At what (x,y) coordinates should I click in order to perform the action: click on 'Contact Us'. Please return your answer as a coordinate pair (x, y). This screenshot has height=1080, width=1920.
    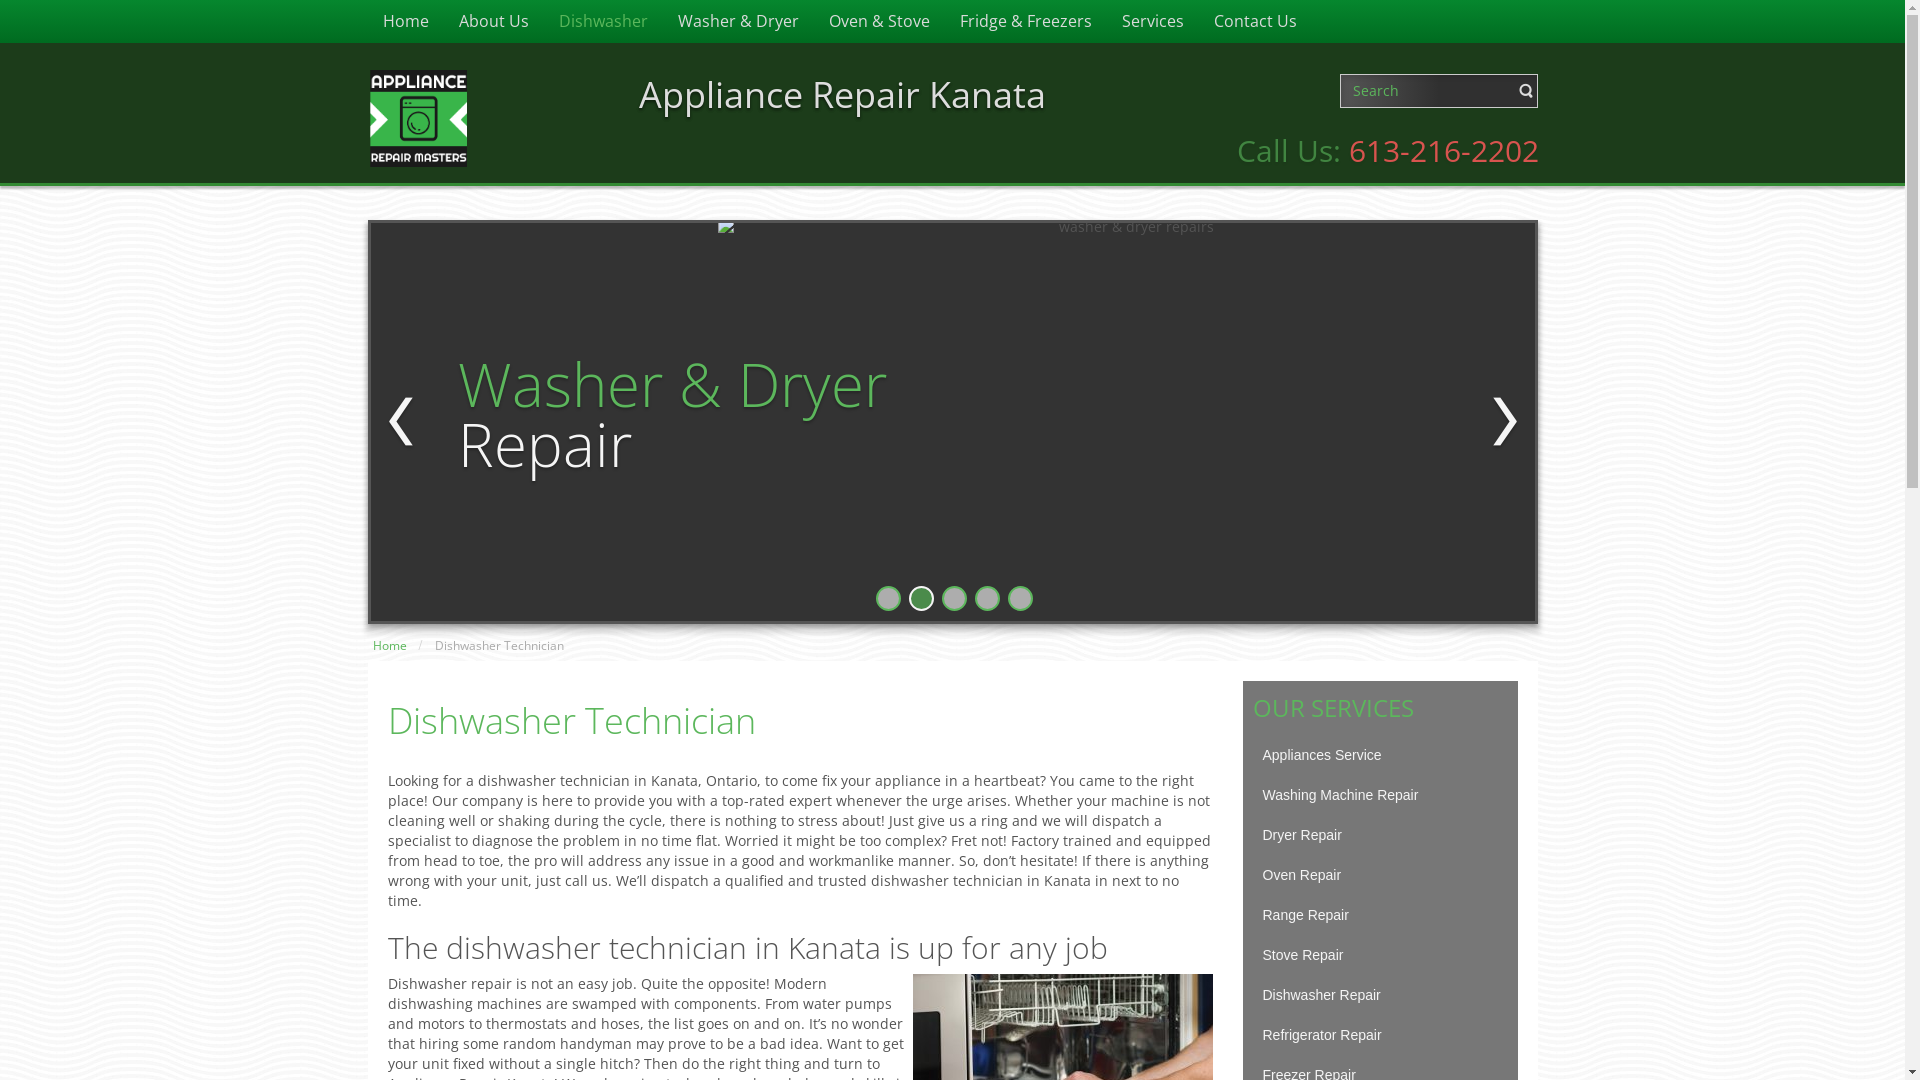
    Looking at the image, I should click on (1253, 21).